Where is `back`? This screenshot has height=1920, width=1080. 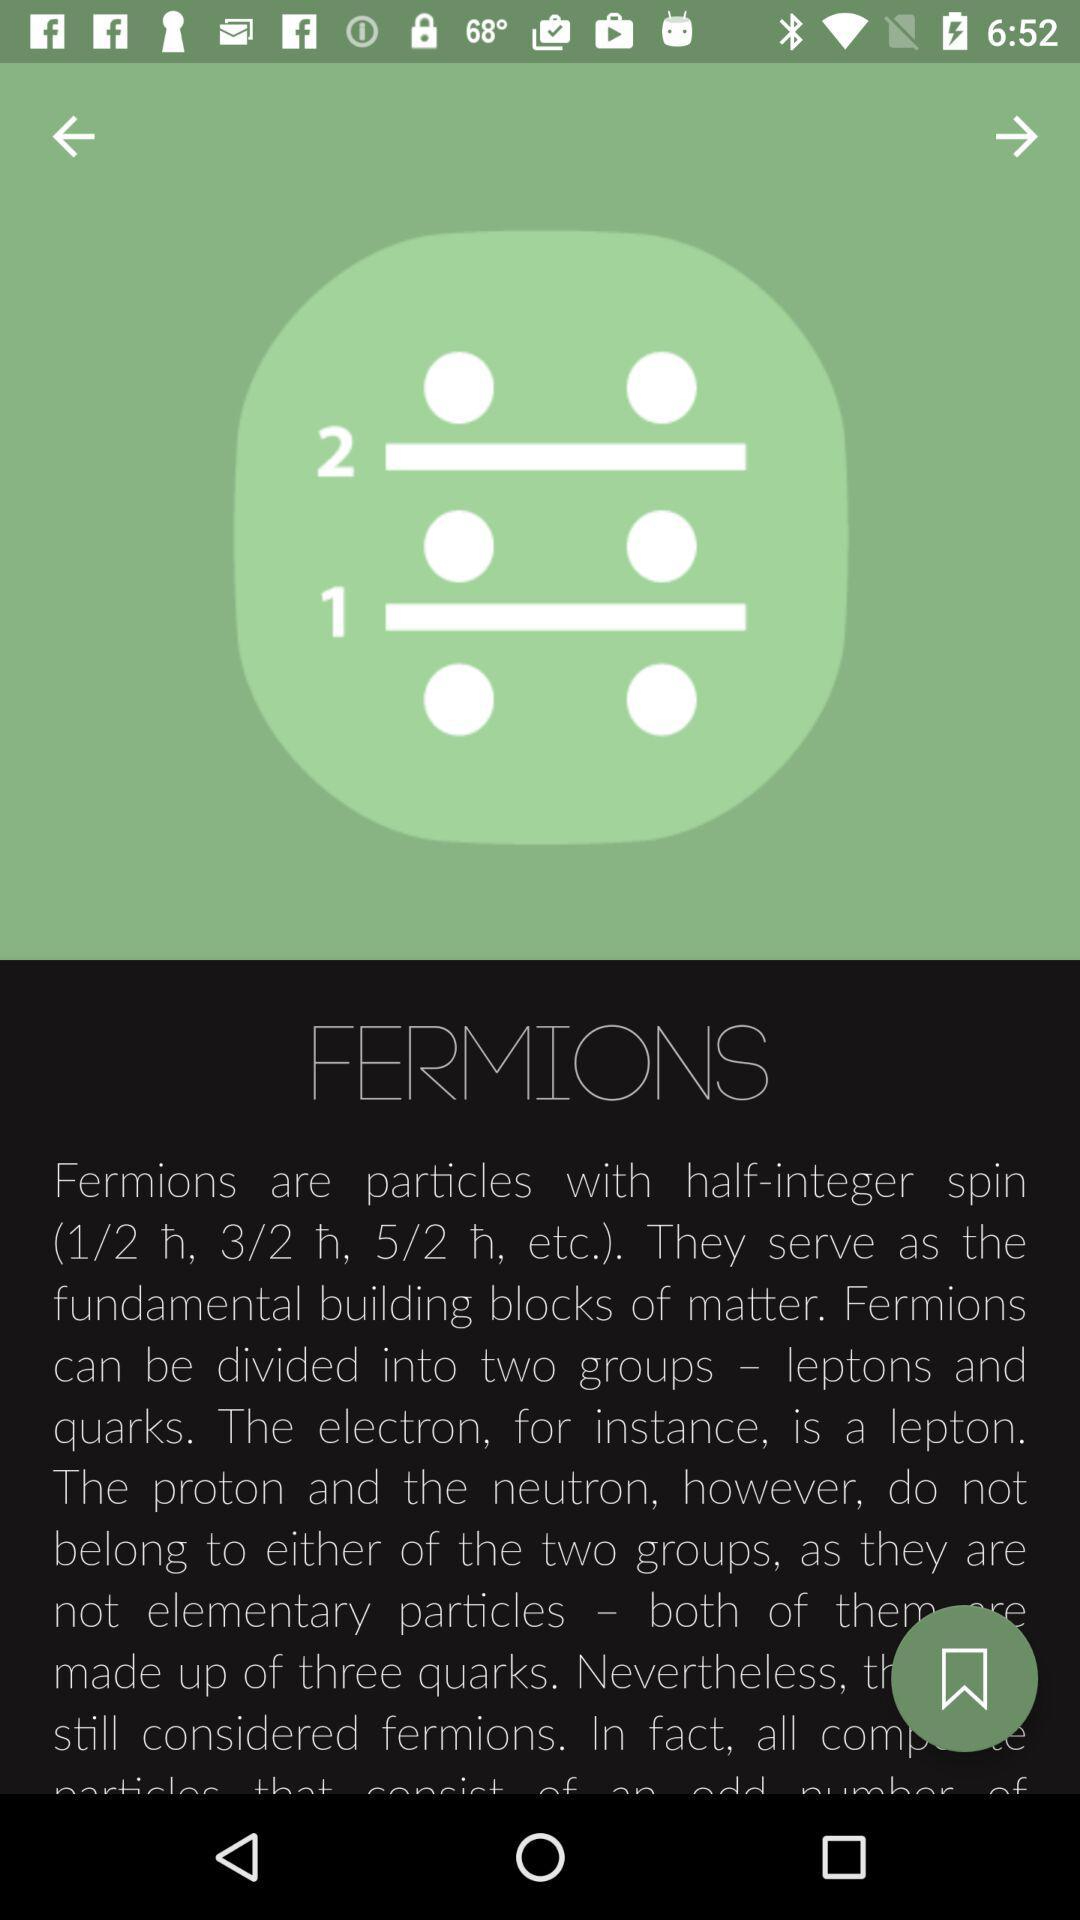
back is located at coordinates (72, 135).